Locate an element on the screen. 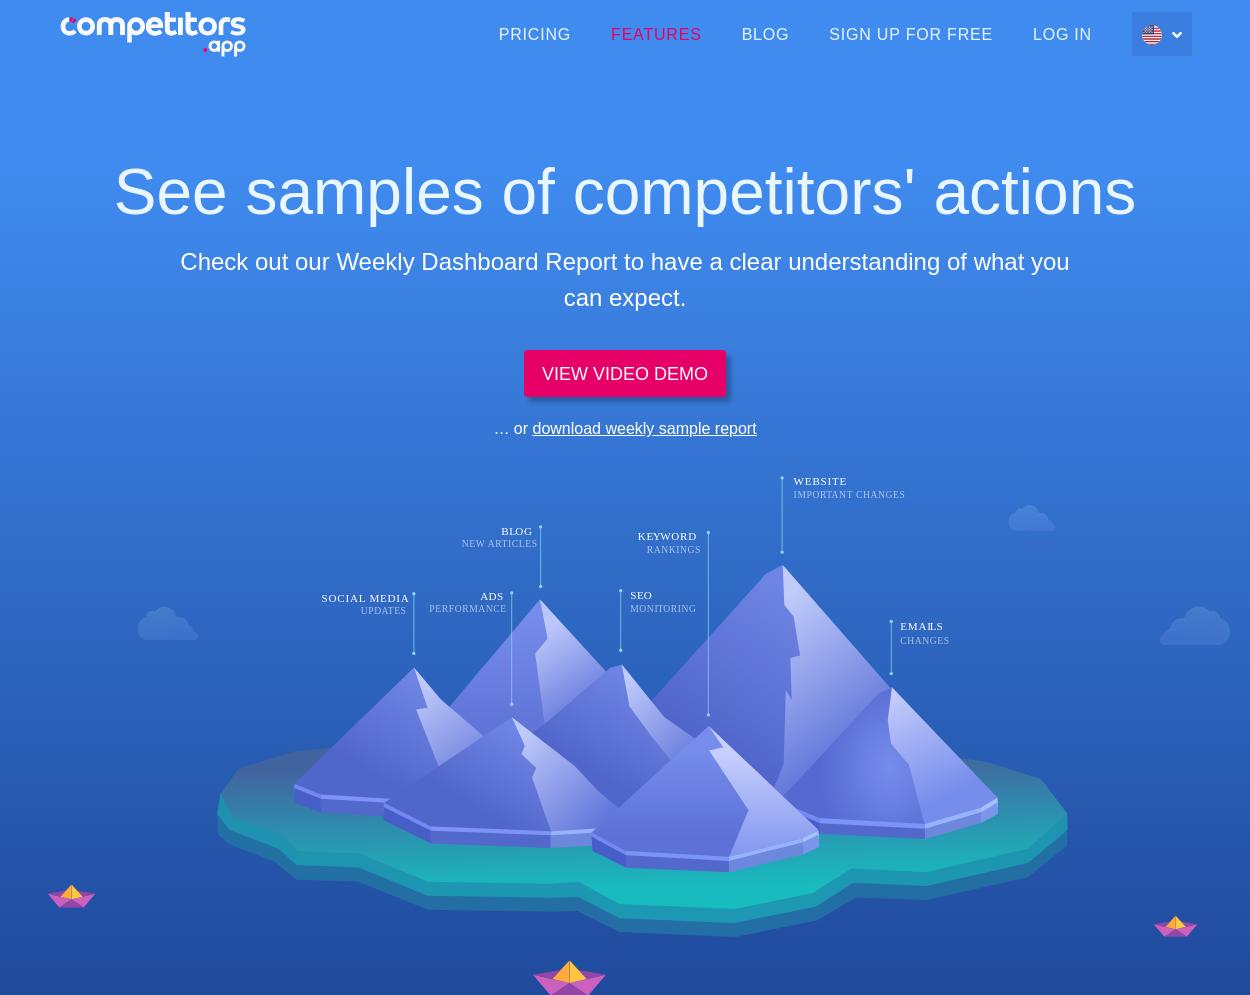 The height and width of the screenshot is (995, 1250). 'W' is located at coordinates (665, 534).